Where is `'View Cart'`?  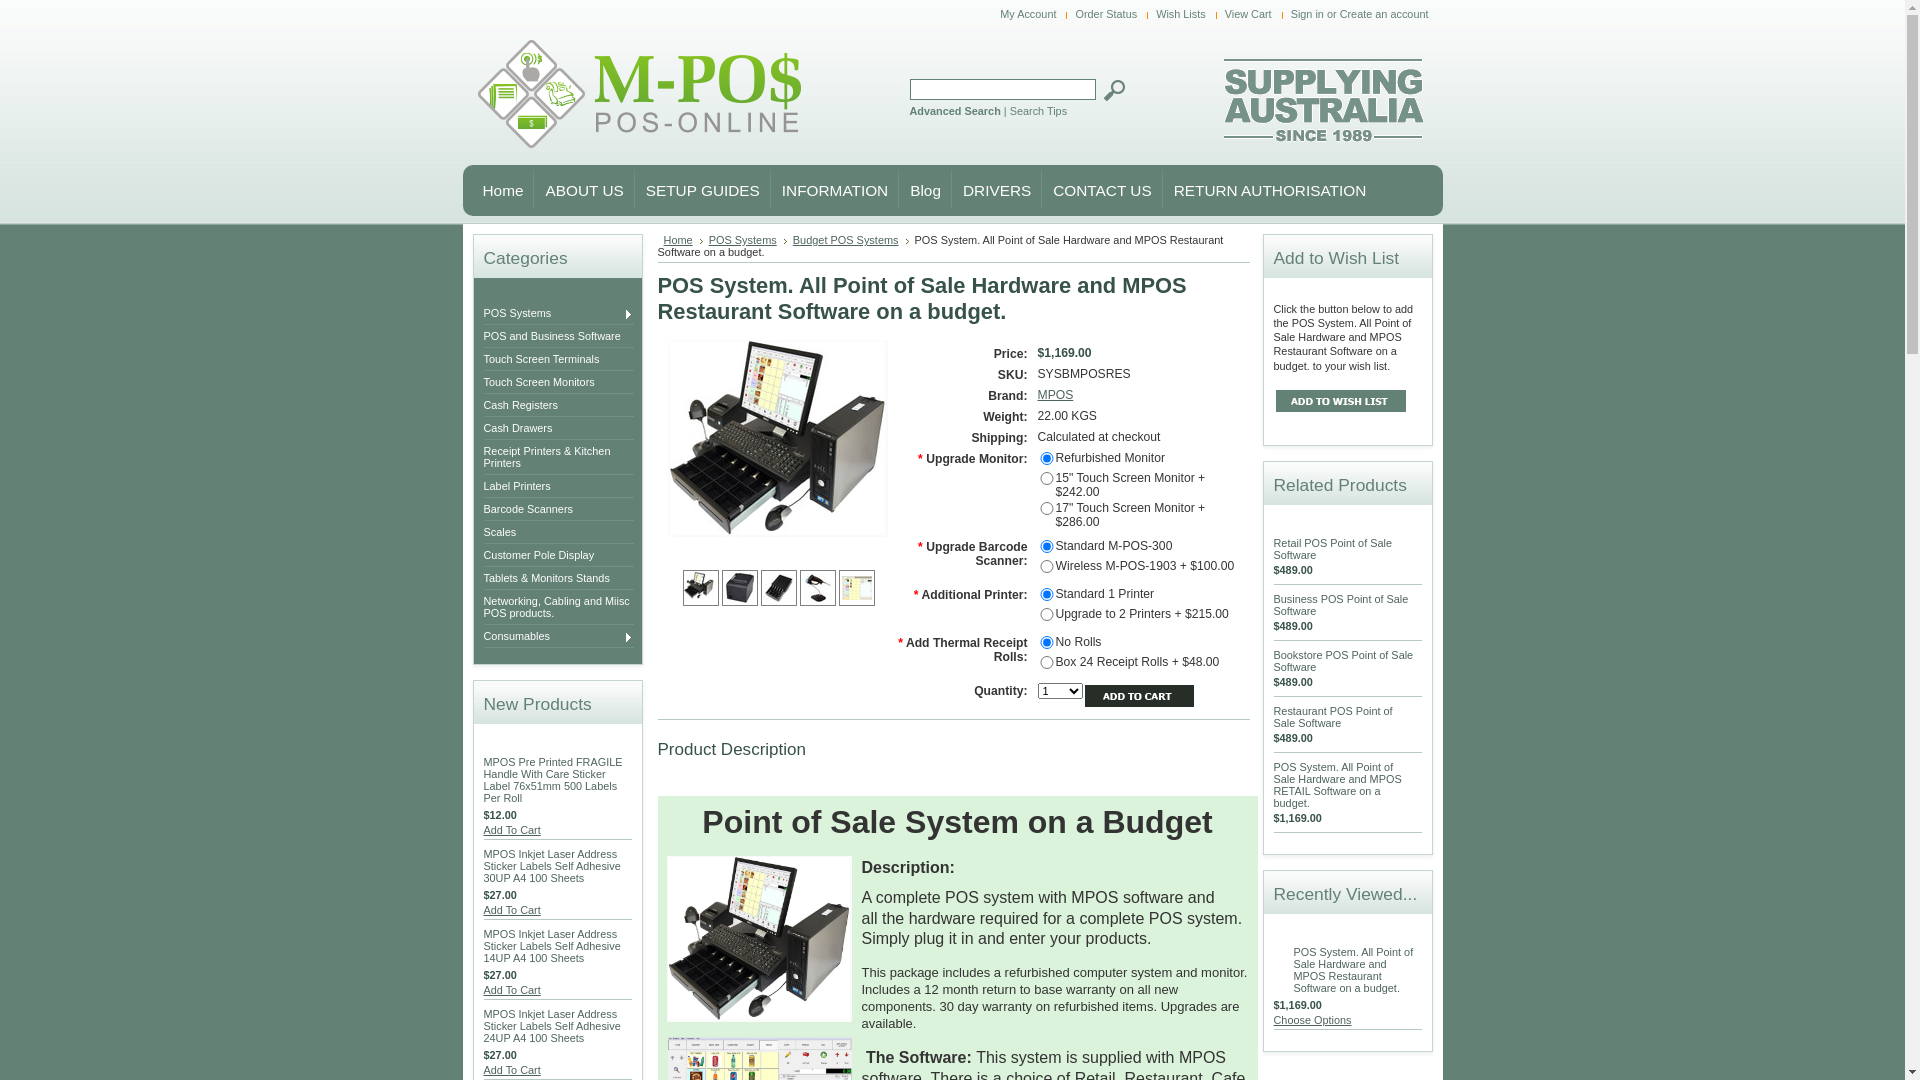
'View Cart' is located at coordinates (1250, 14).